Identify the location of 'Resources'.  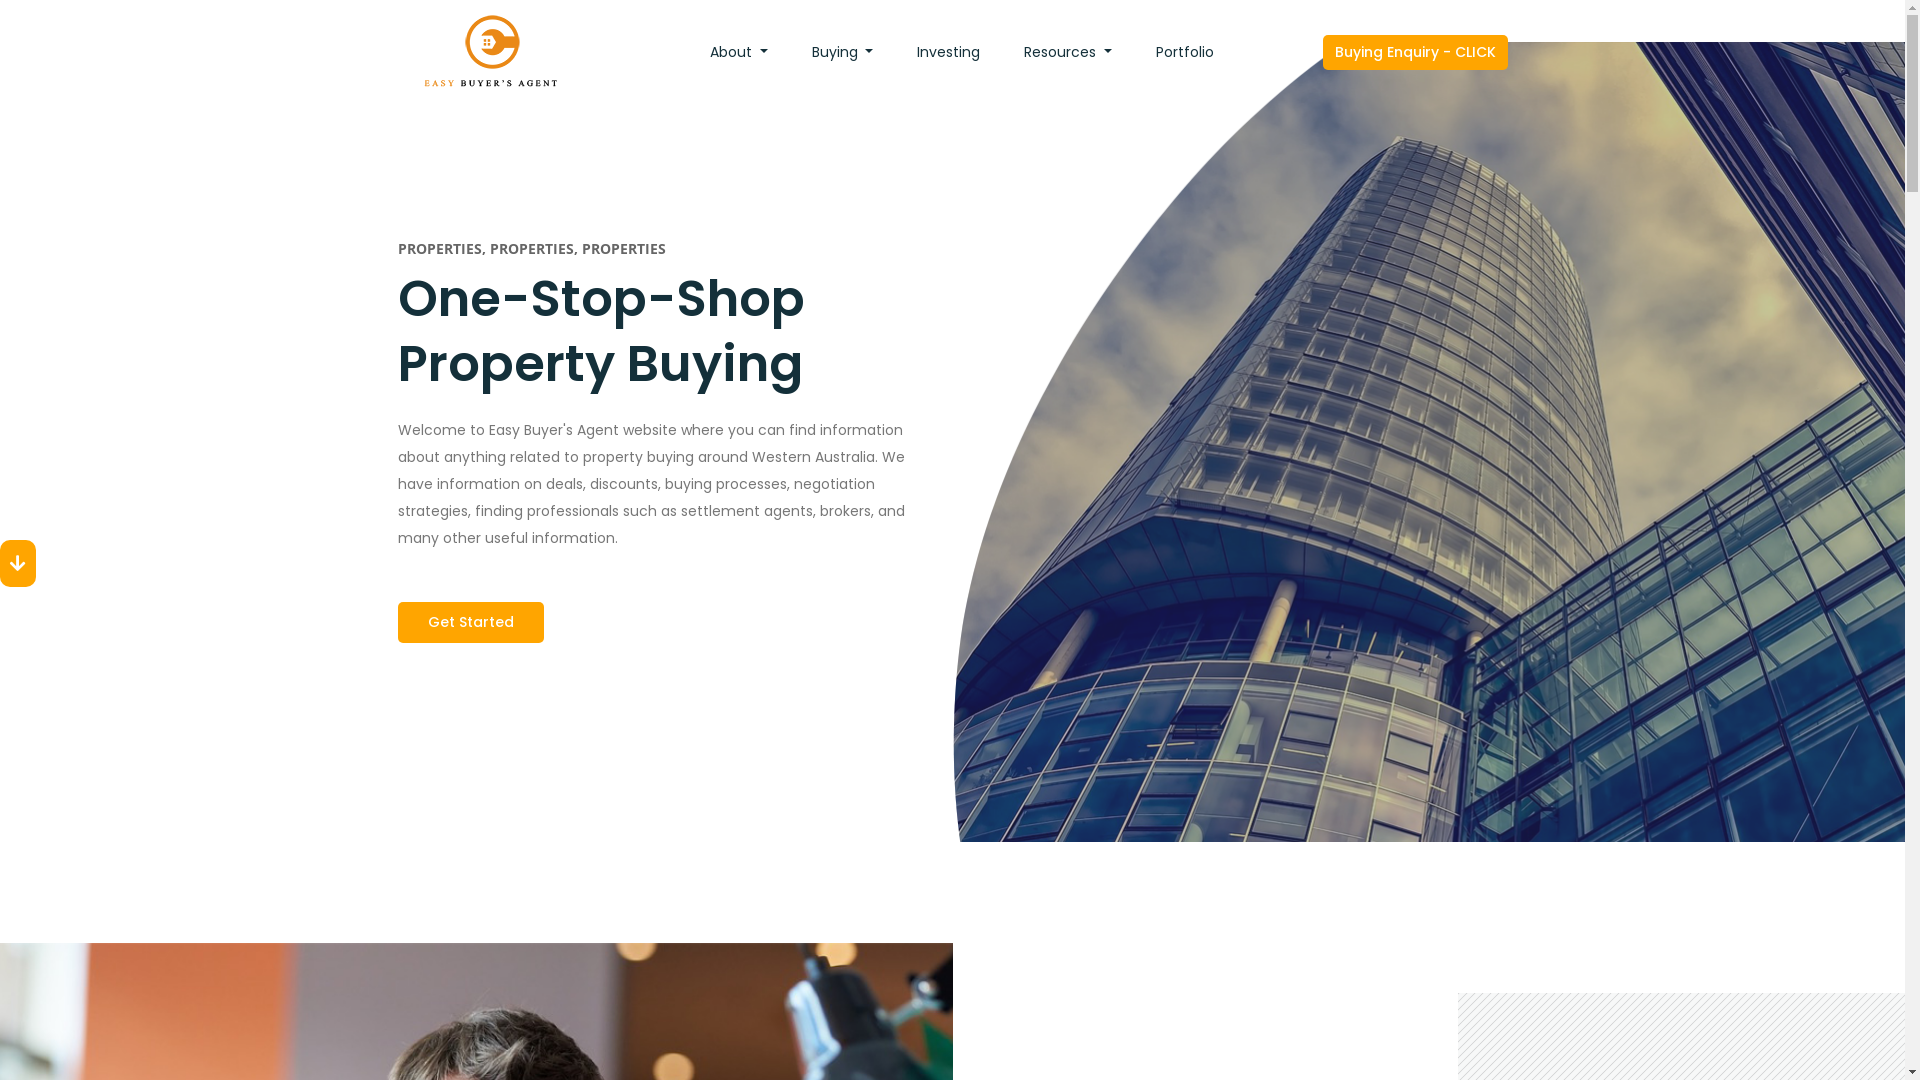
(1066, 51).